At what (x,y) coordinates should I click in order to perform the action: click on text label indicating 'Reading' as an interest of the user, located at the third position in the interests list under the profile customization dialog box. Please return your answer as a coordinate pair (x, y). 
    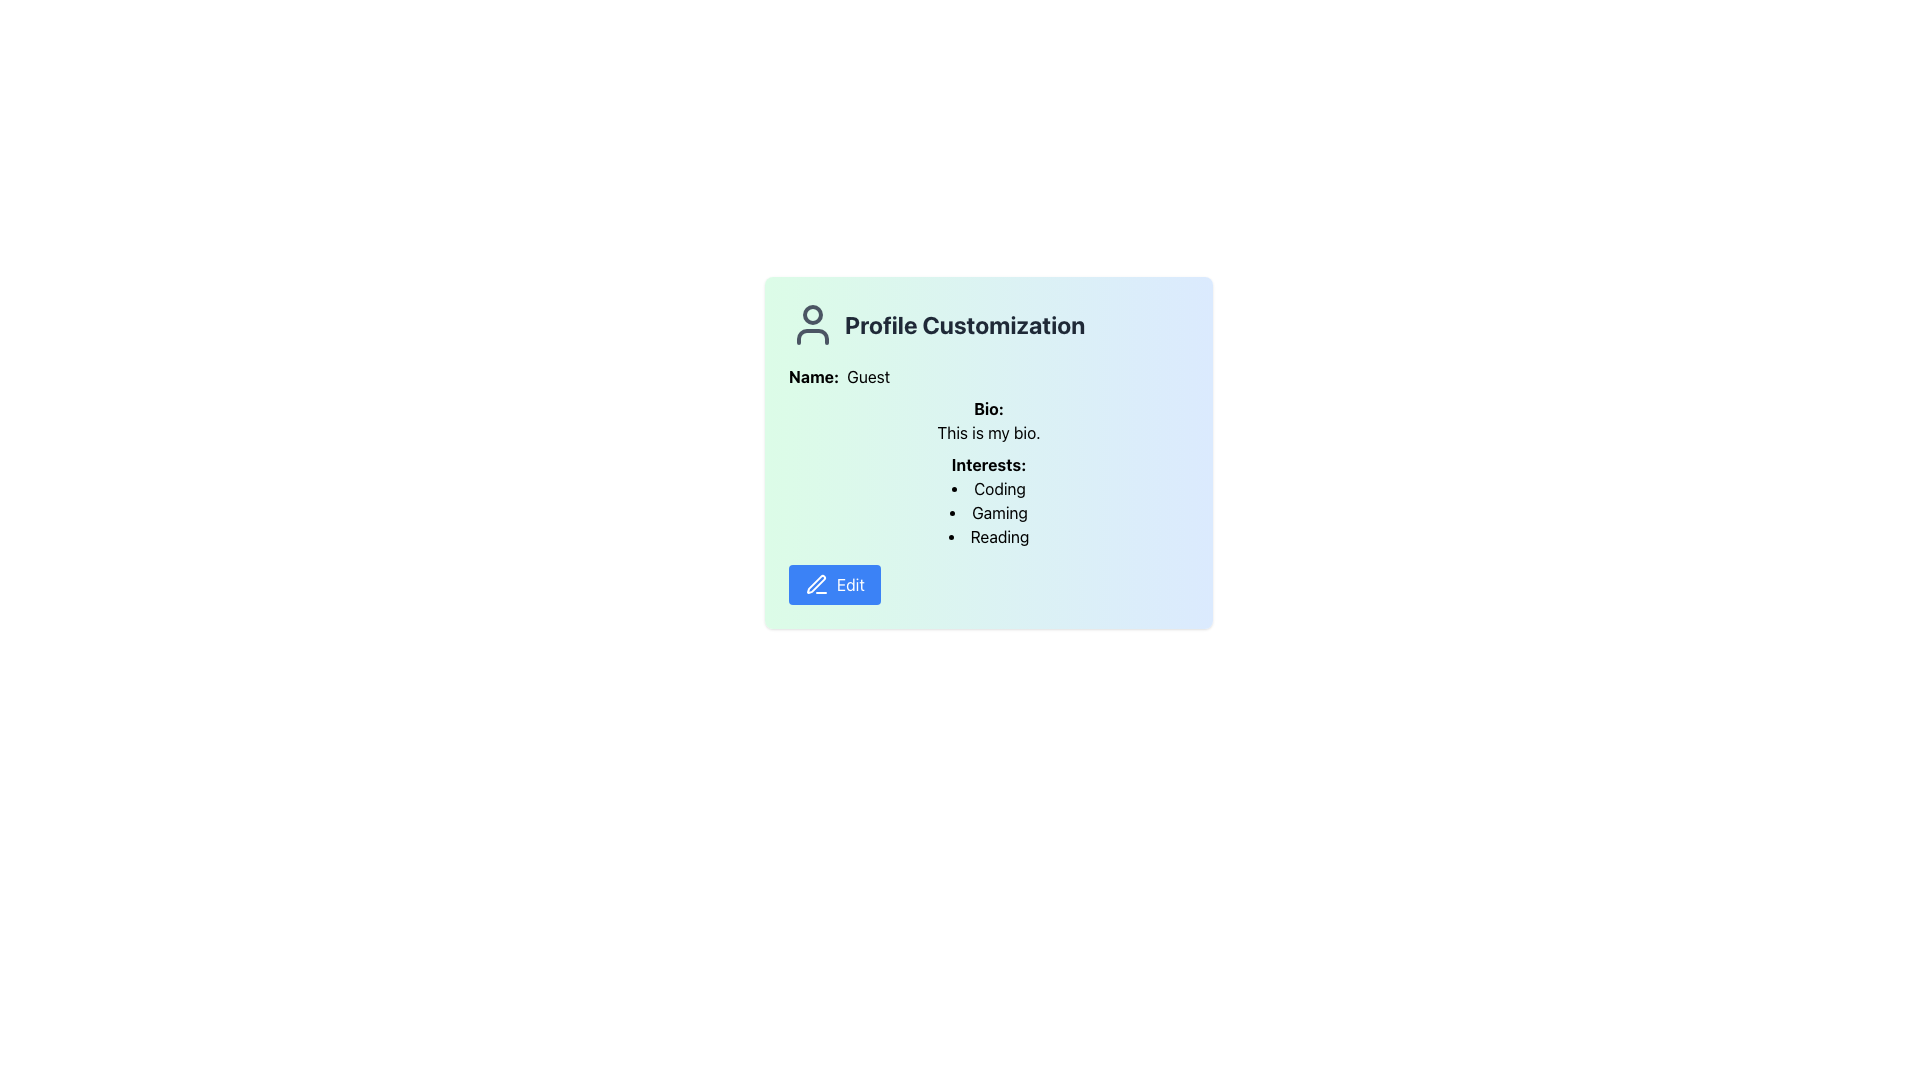
    Looking at the image, I should click on (988, 535).